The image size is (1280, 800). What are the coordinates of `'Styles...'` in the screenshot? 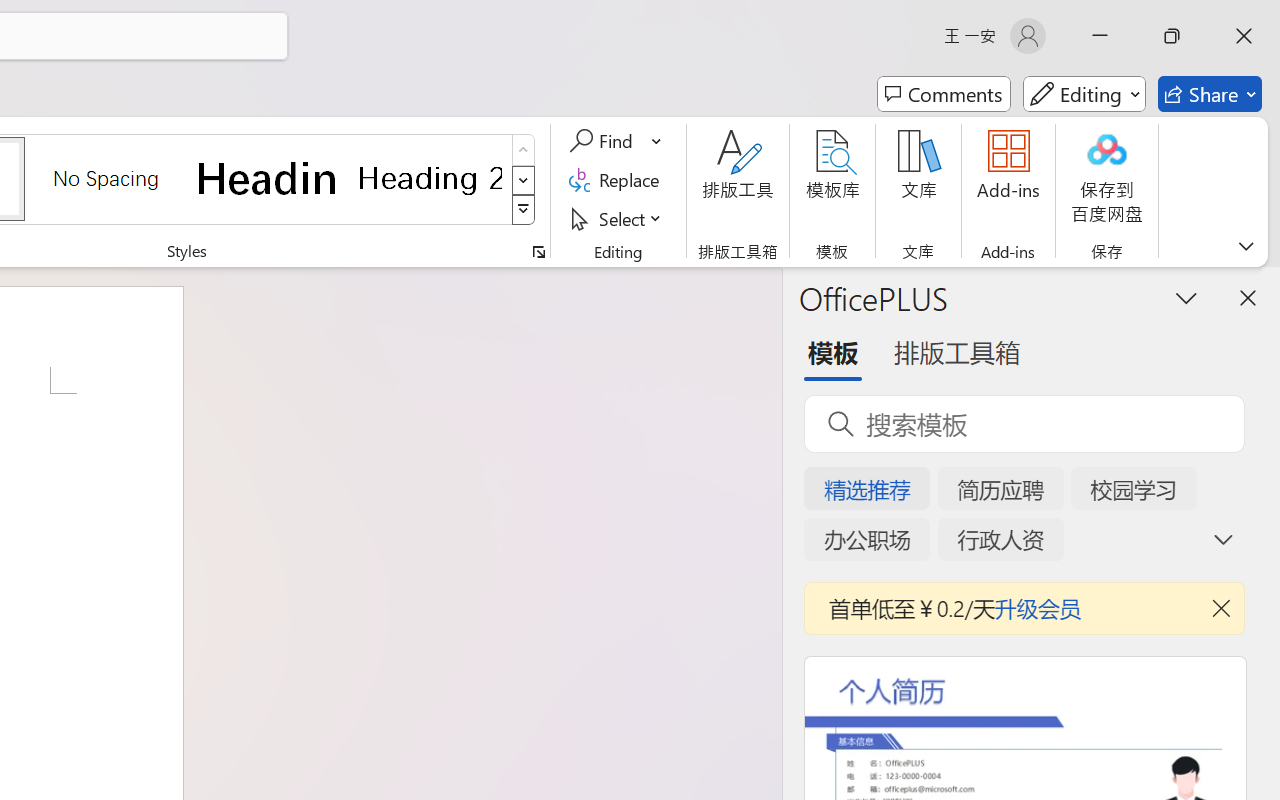 It's located at (538, 251).